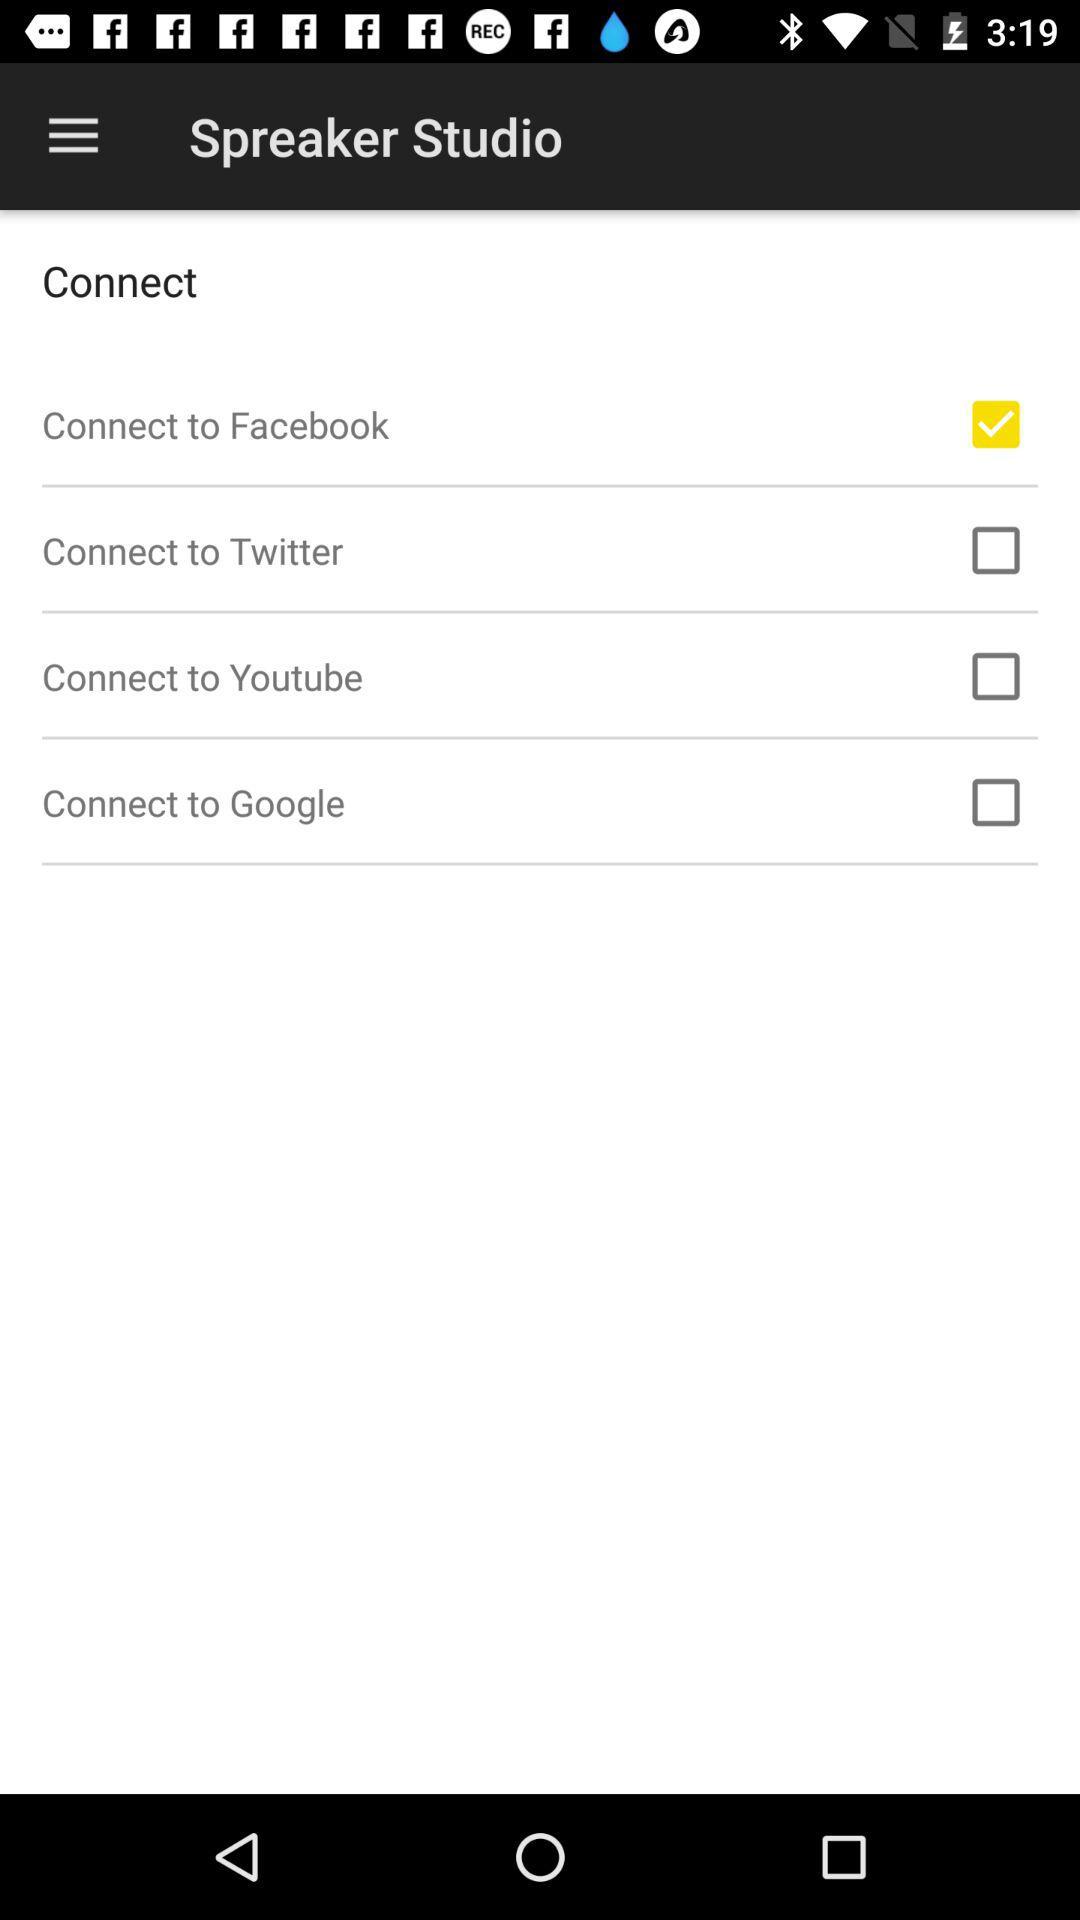  What do you see at coordinates (72, 135) in the screenshot?
I see `app next to the spreaker studio app` at bounding box center [72, 135].